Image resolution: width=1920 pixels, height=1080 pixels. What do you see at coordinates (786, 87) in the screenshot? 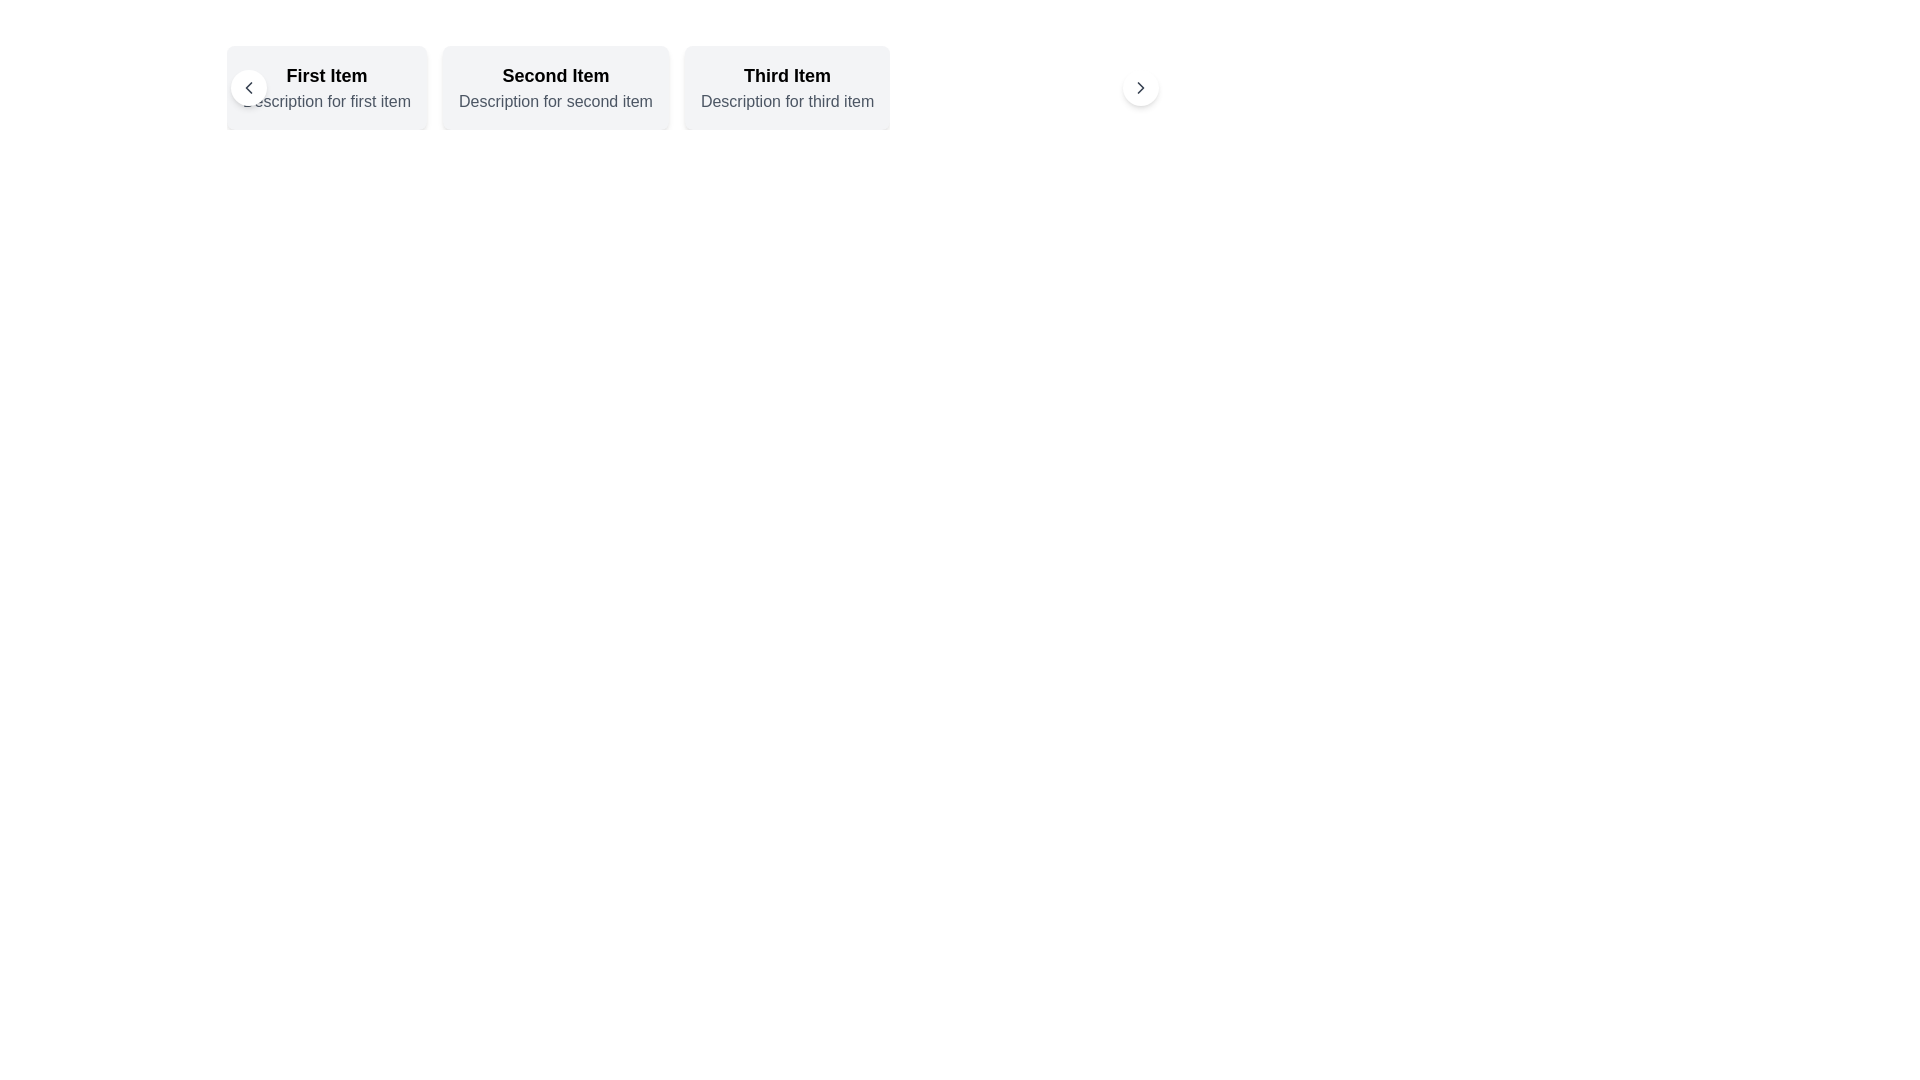
I see `the third informational card that displays a title and description, located in the upper-right section of the interface` at bounding box center [786, 87].